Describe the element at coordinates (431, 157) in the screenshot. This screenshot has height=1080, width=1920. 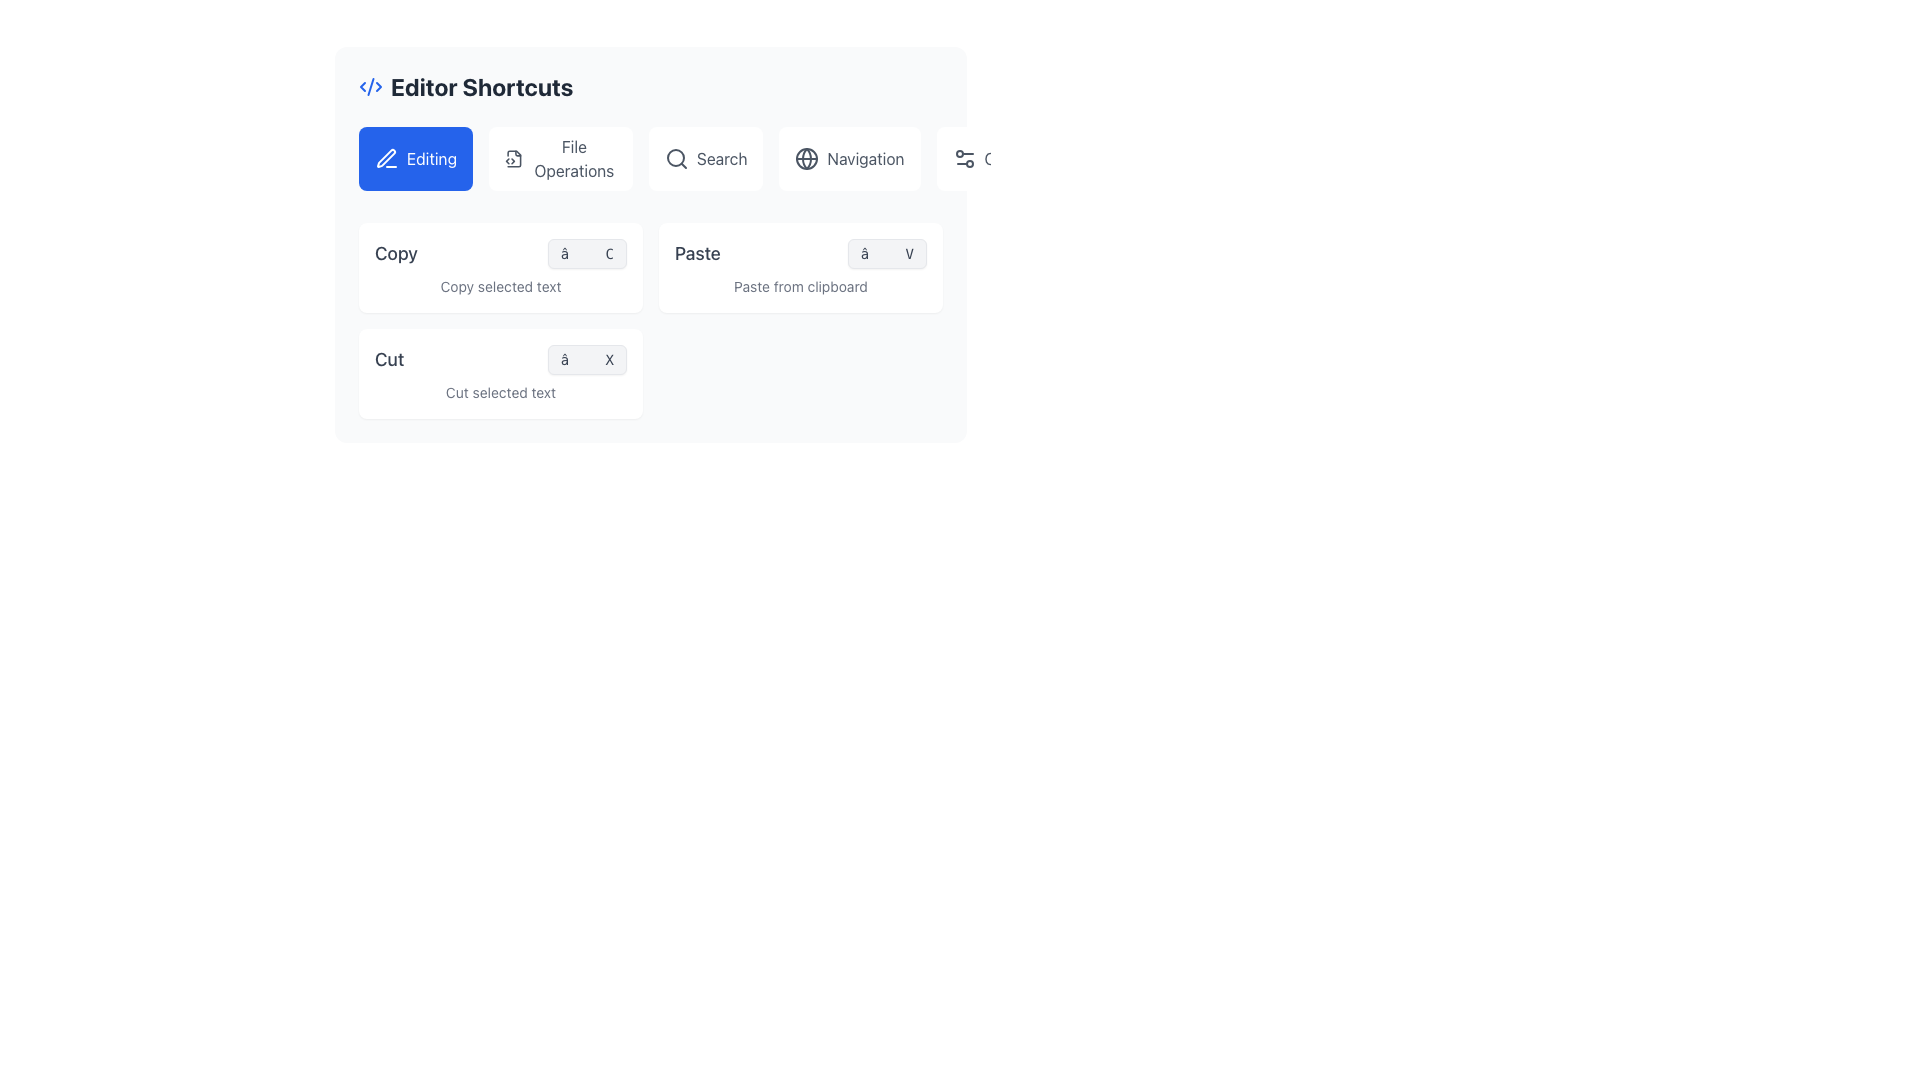
I see `the text label displaying 'Editing' in white text on a blue button background located in the upper-left corner of the 'Editor Shortcuts' section` at that location.